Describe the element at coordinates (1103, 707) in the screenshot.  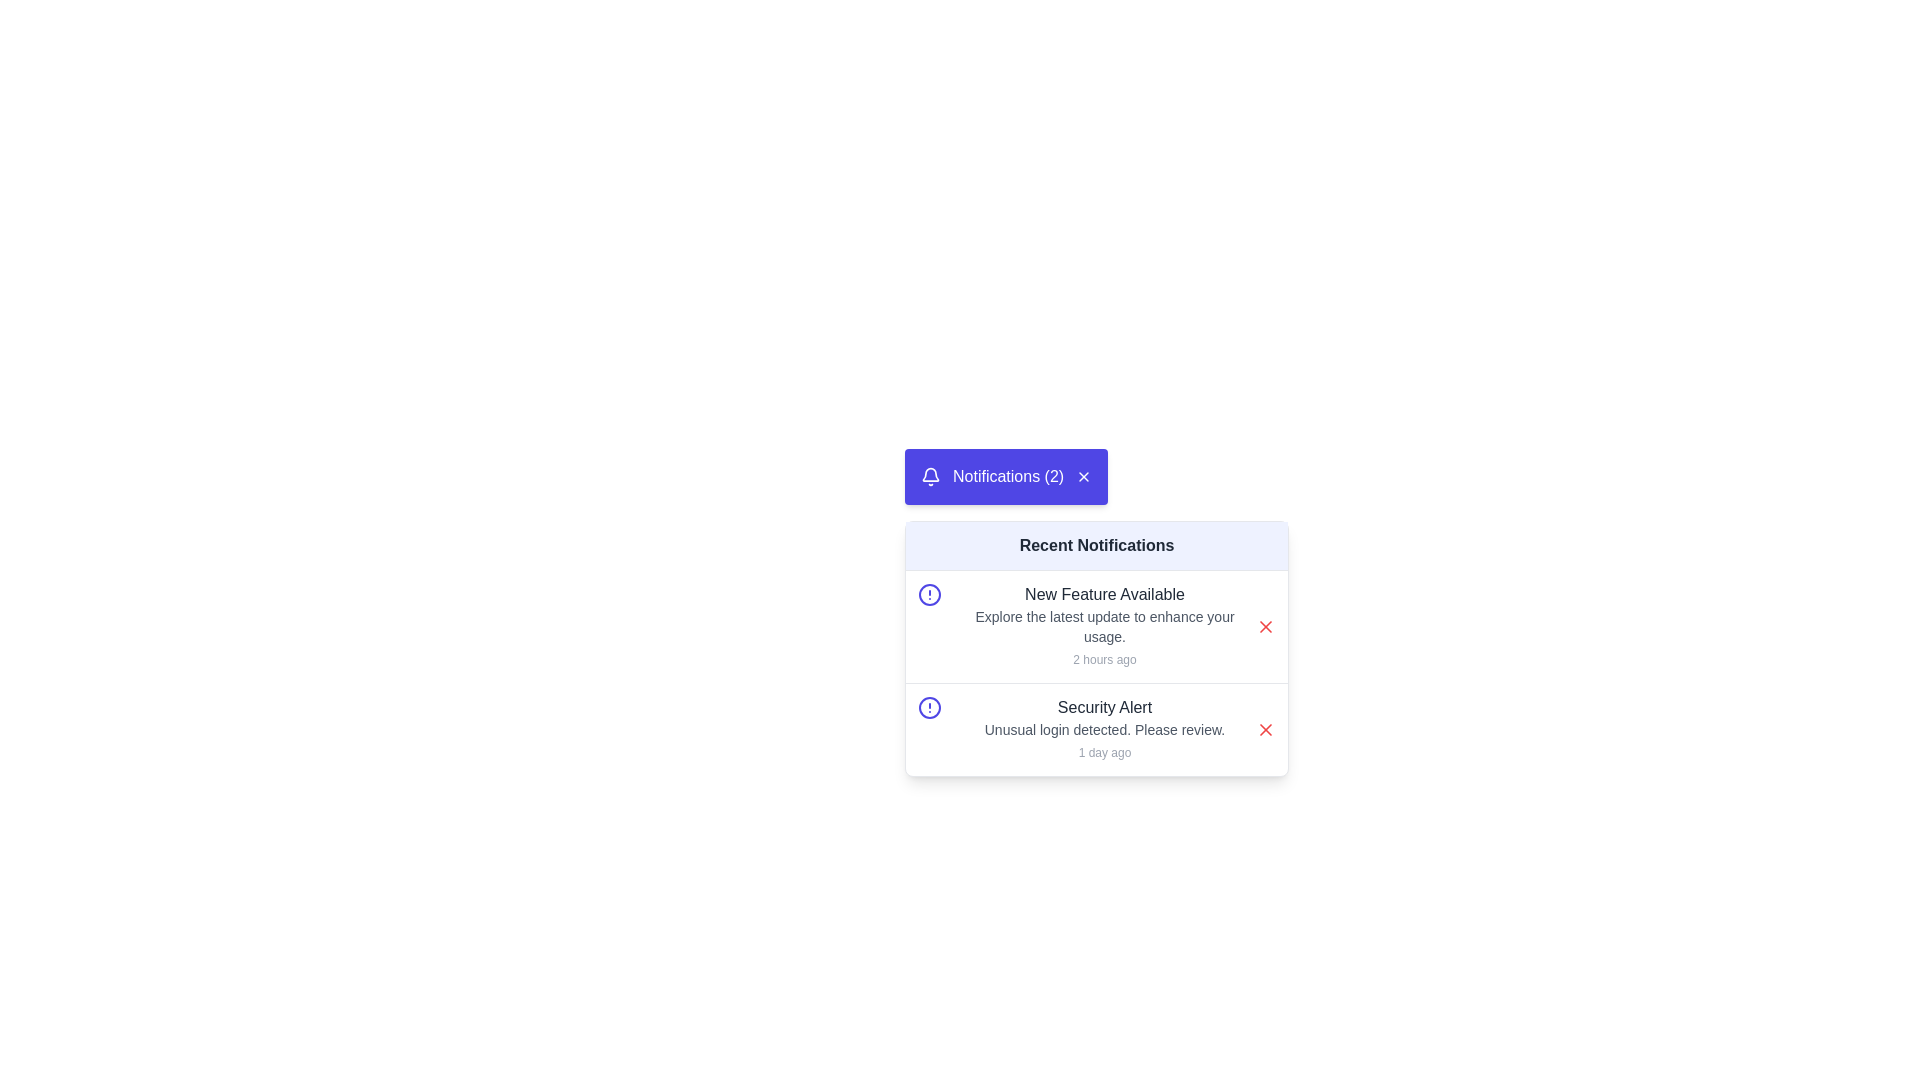
I see `the title text label of the second notification card in the dropdown under the 'Notifications' button, which summarizes the notification's primary content` at that location.